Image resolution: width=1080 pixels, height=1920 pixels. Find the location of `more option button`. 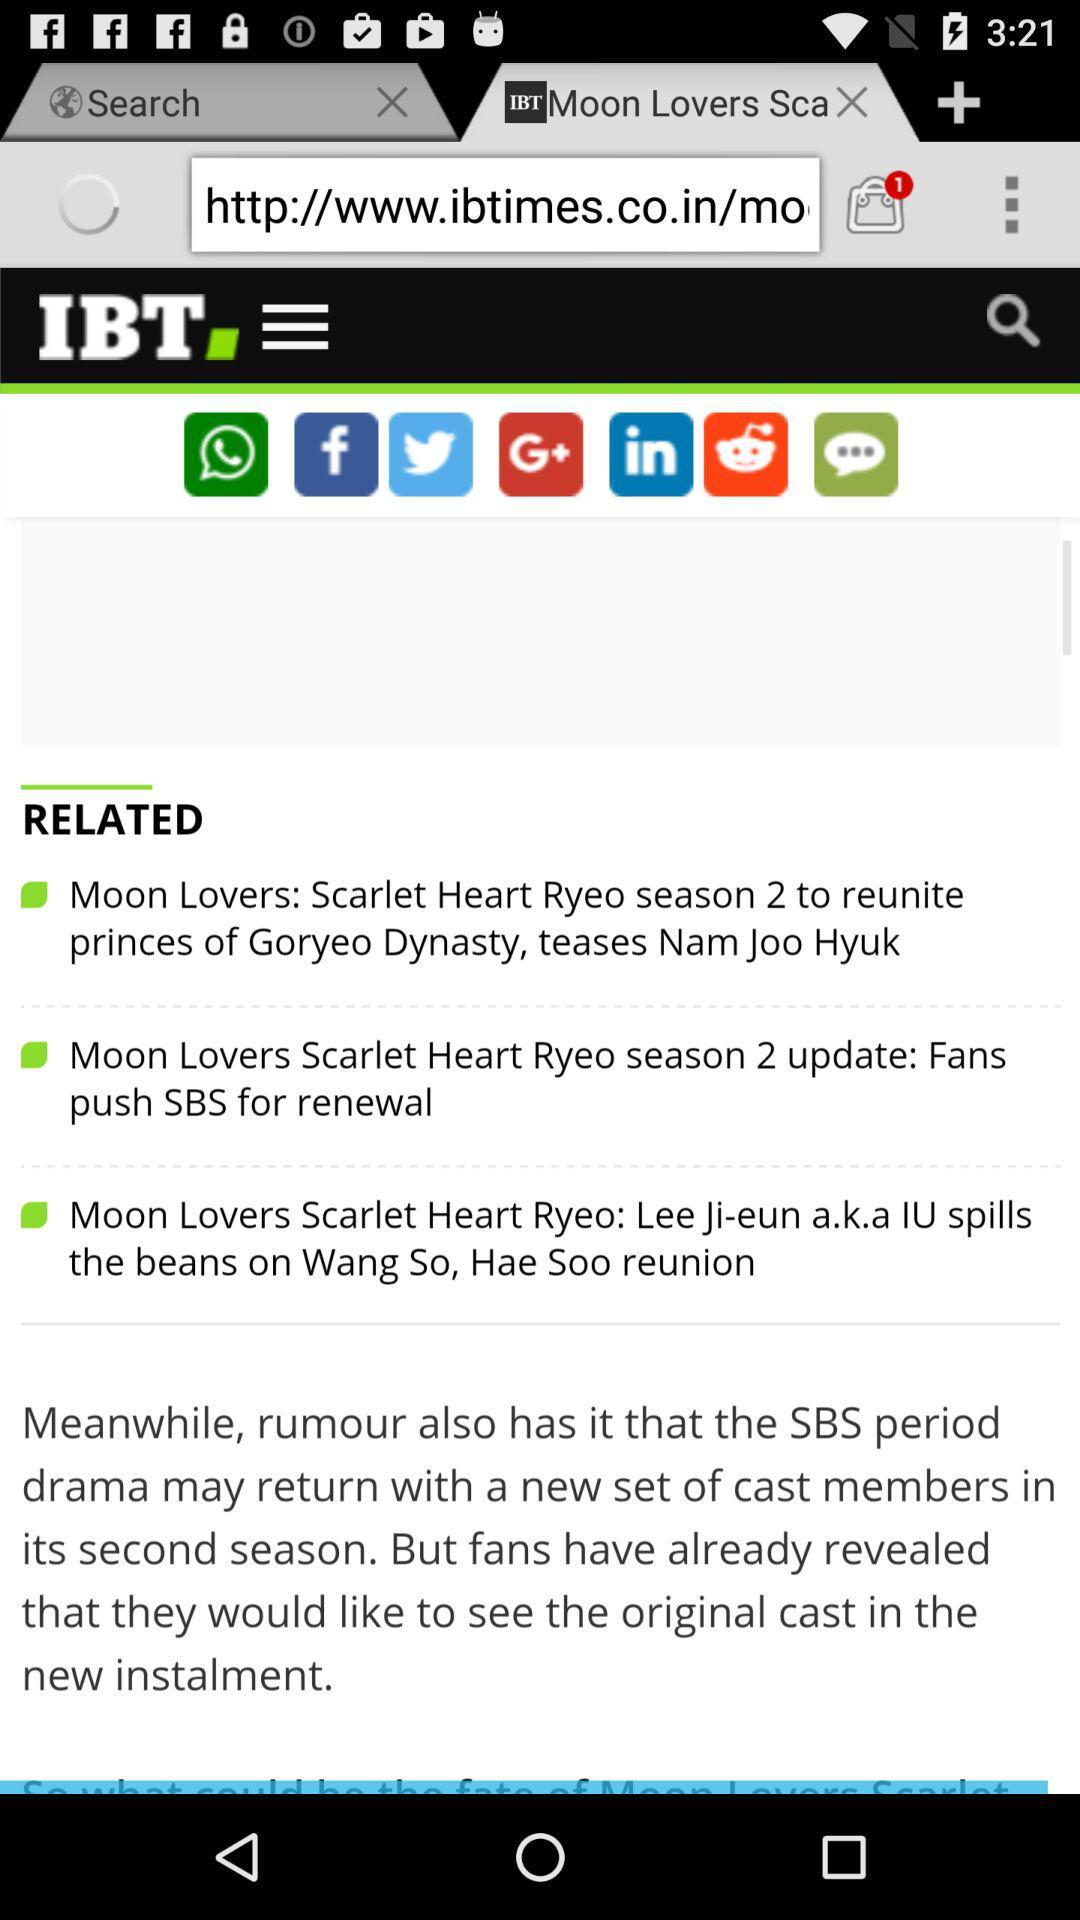

more option button is located at coordinates (1011, 204).